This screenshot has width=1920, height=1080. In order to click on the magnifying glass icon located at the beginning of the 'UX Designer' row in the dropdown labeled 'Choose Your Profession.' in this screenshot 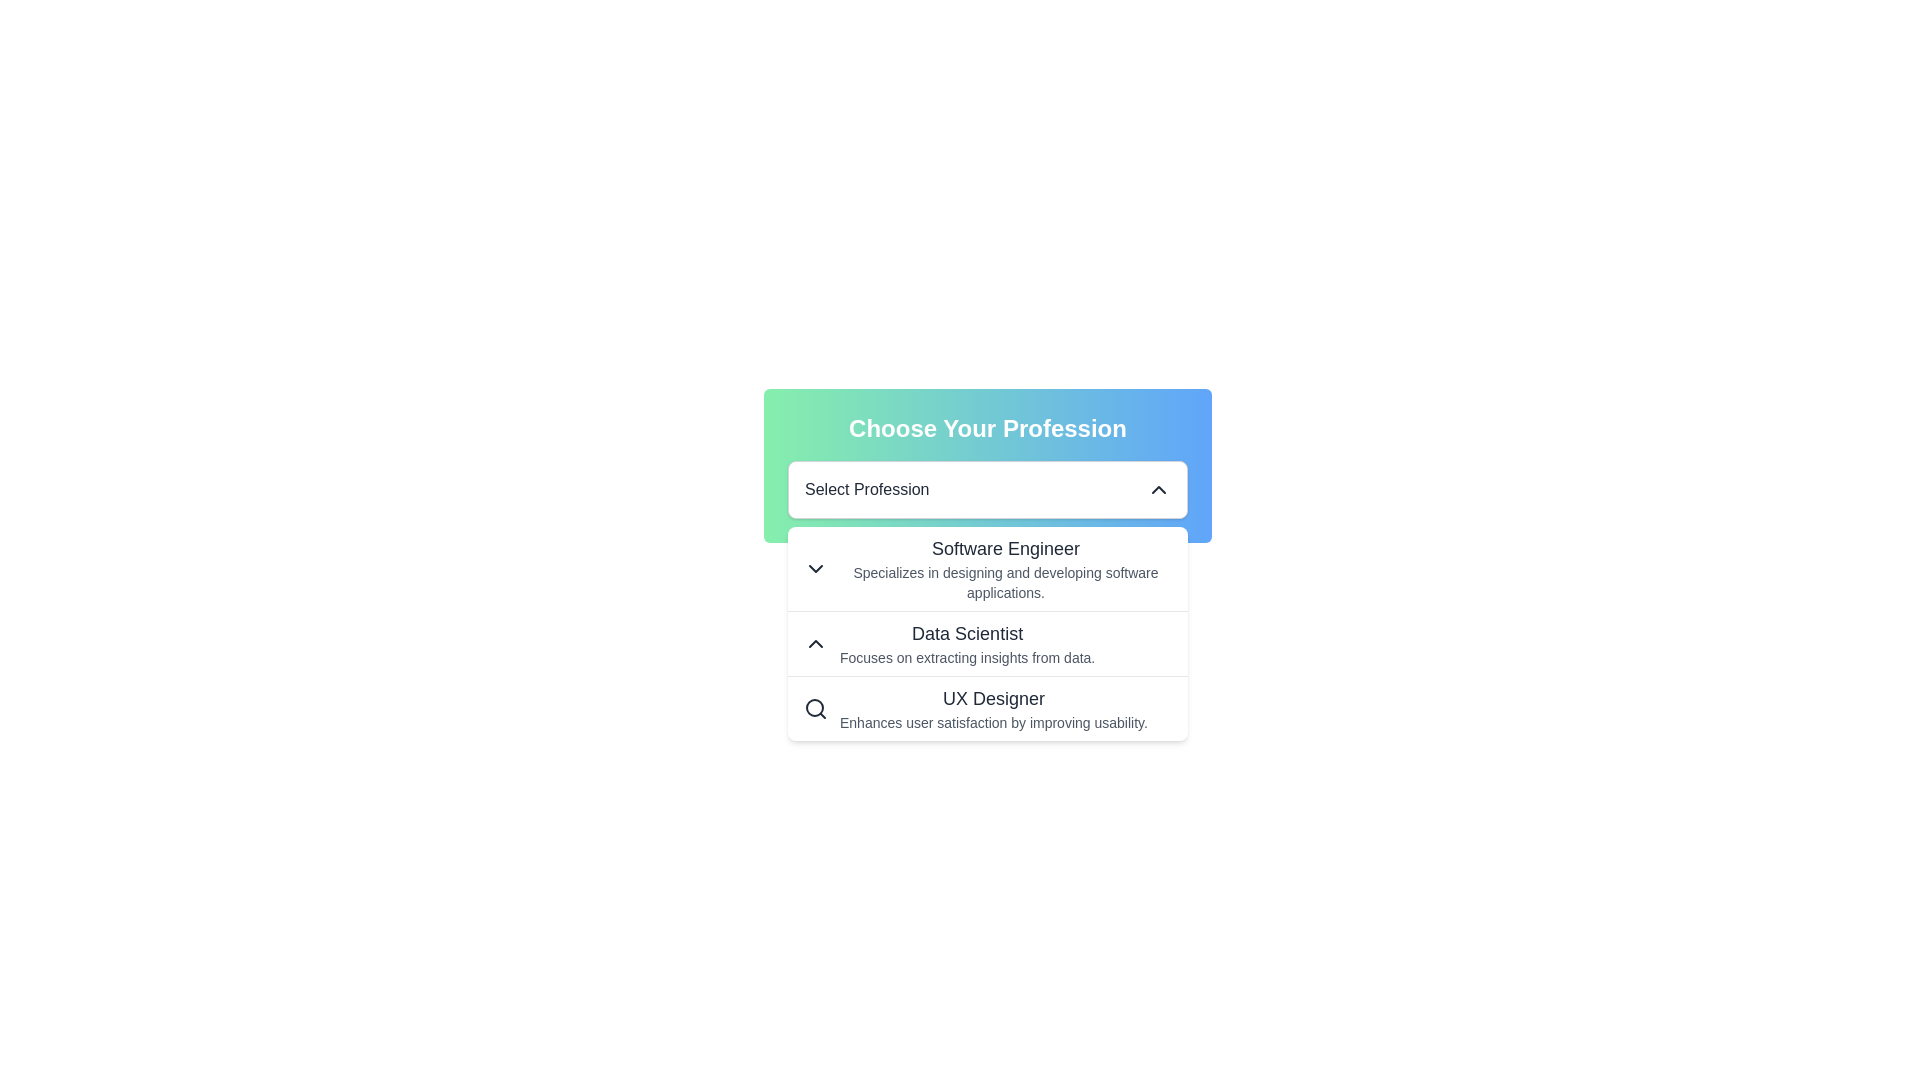, I will do `click(816, 708)`.